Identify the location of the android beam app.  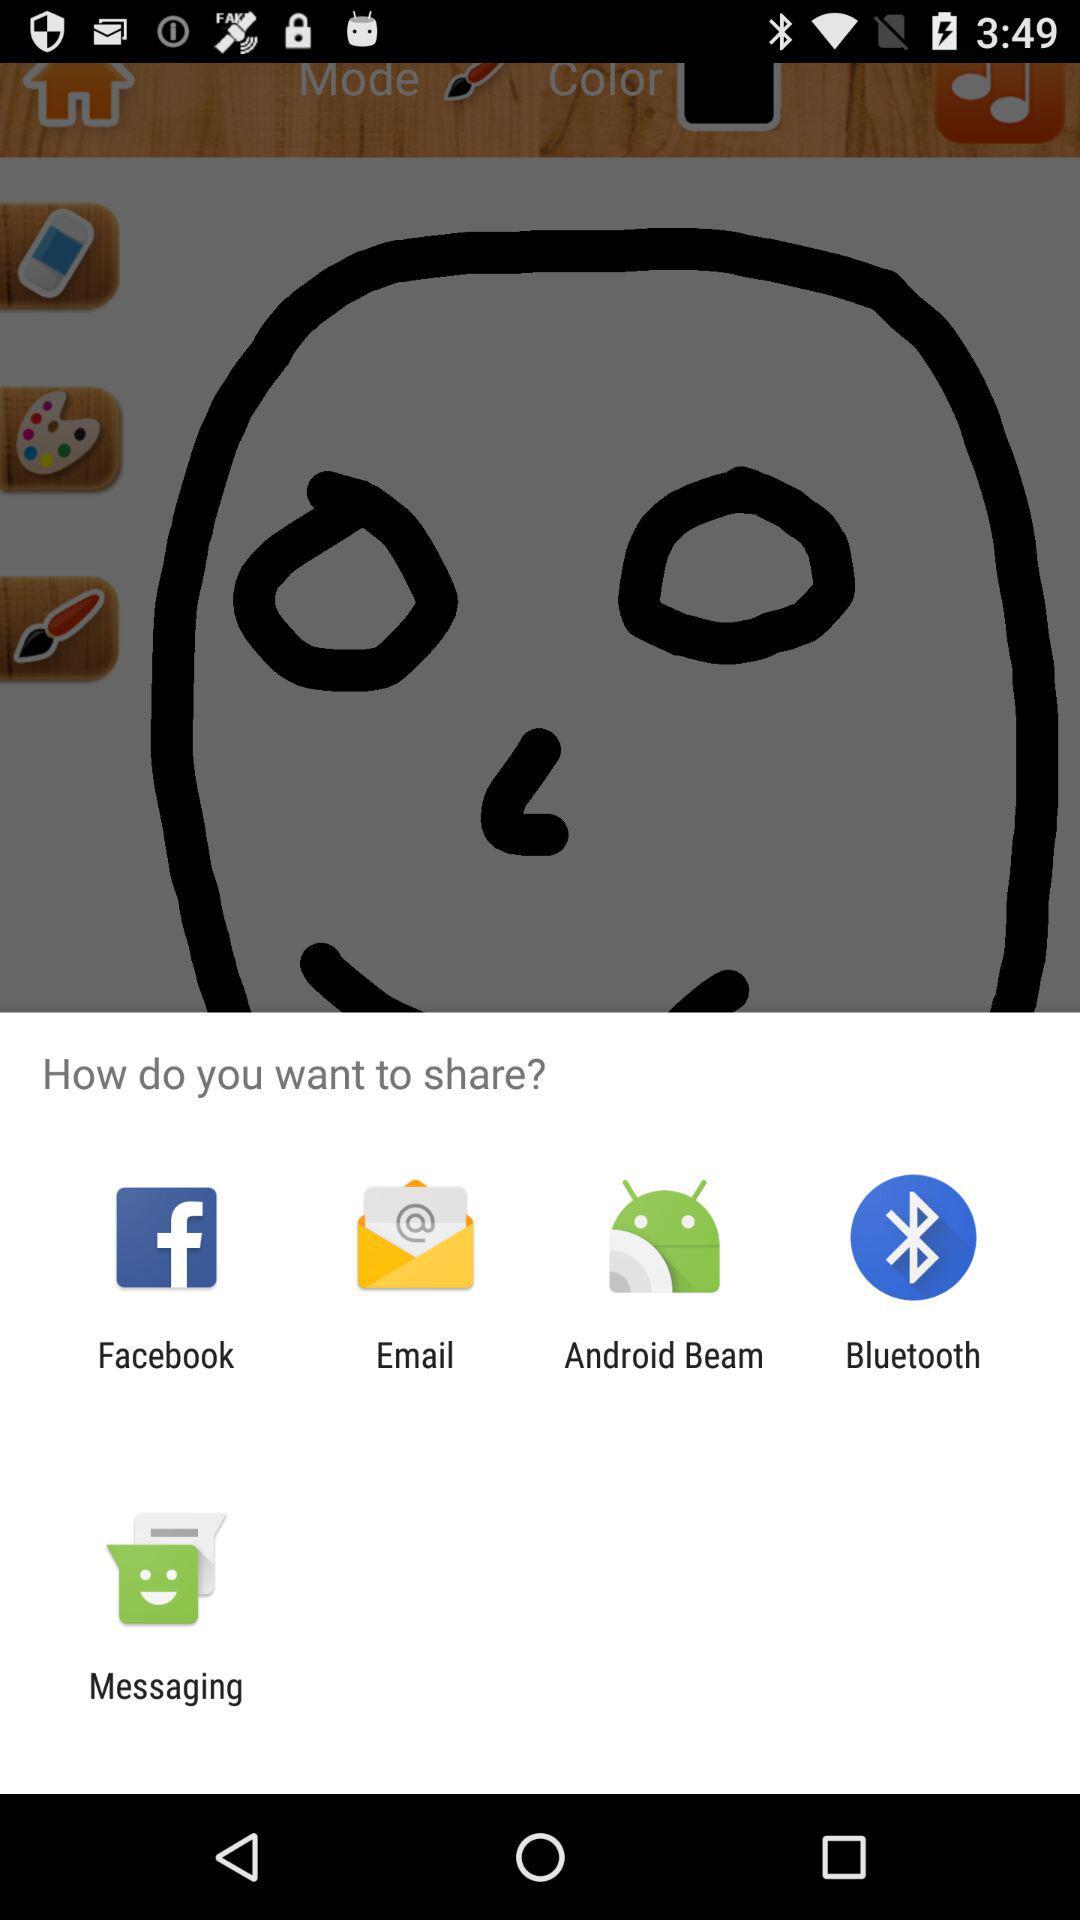
(664, 1374).